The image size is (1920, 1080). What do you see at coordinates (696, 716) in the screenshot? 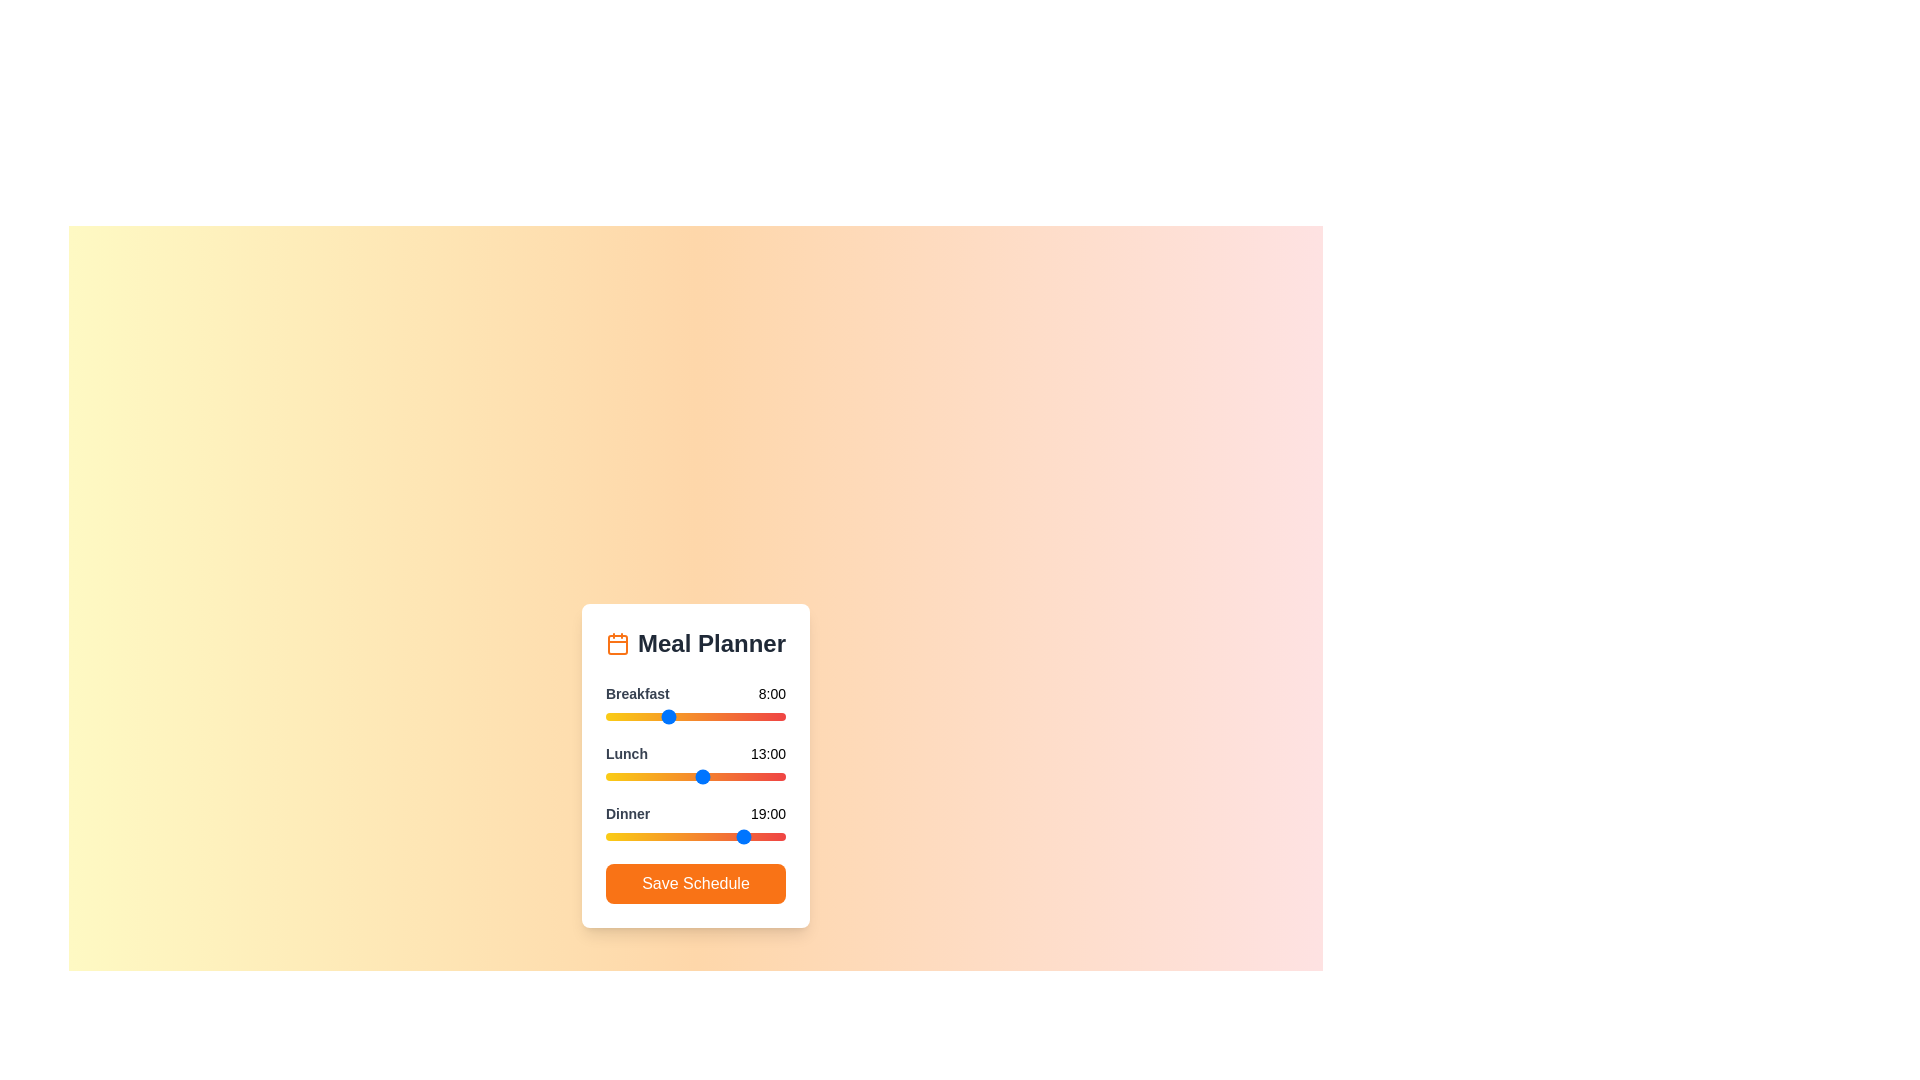
I see `the 0 slider to 12` at bounding box center [696, 716].